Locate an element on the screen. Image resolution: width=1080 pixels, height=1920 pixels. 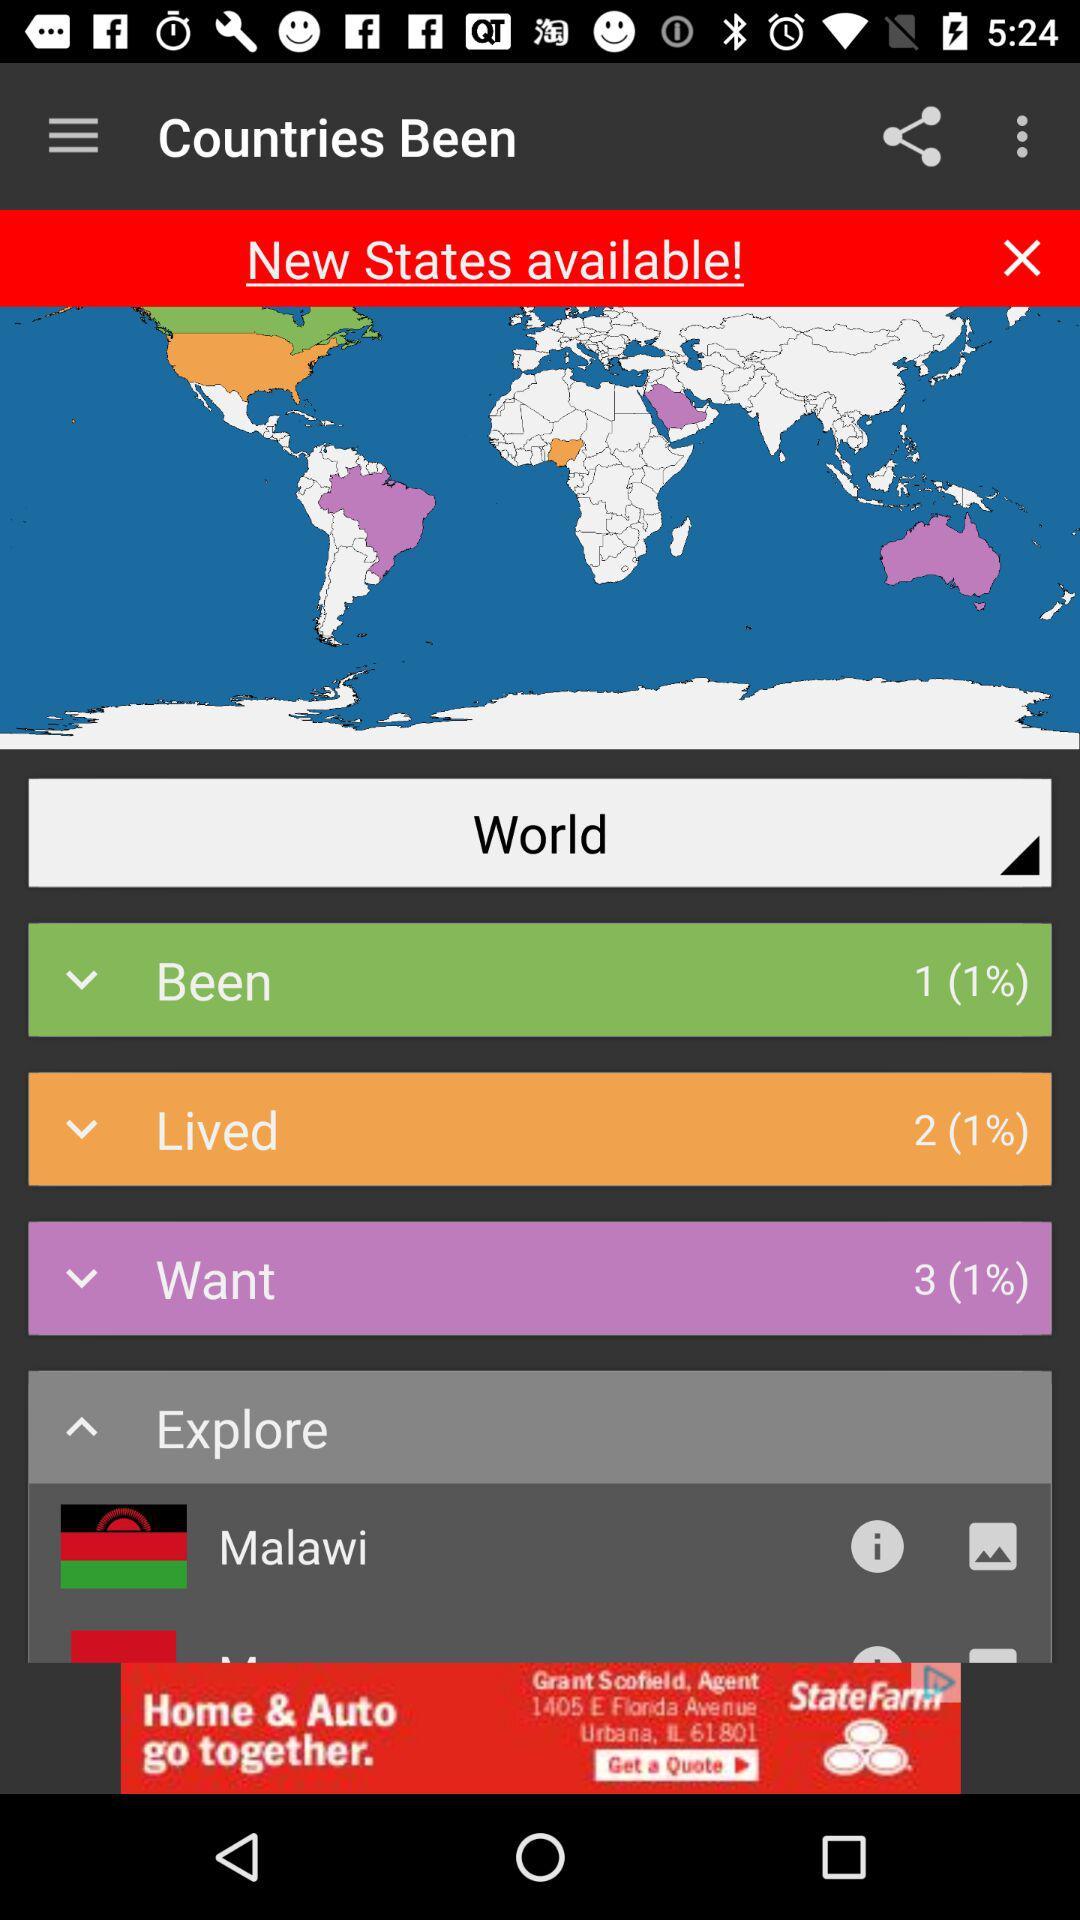
open settings is located at coordinates (72, 135).